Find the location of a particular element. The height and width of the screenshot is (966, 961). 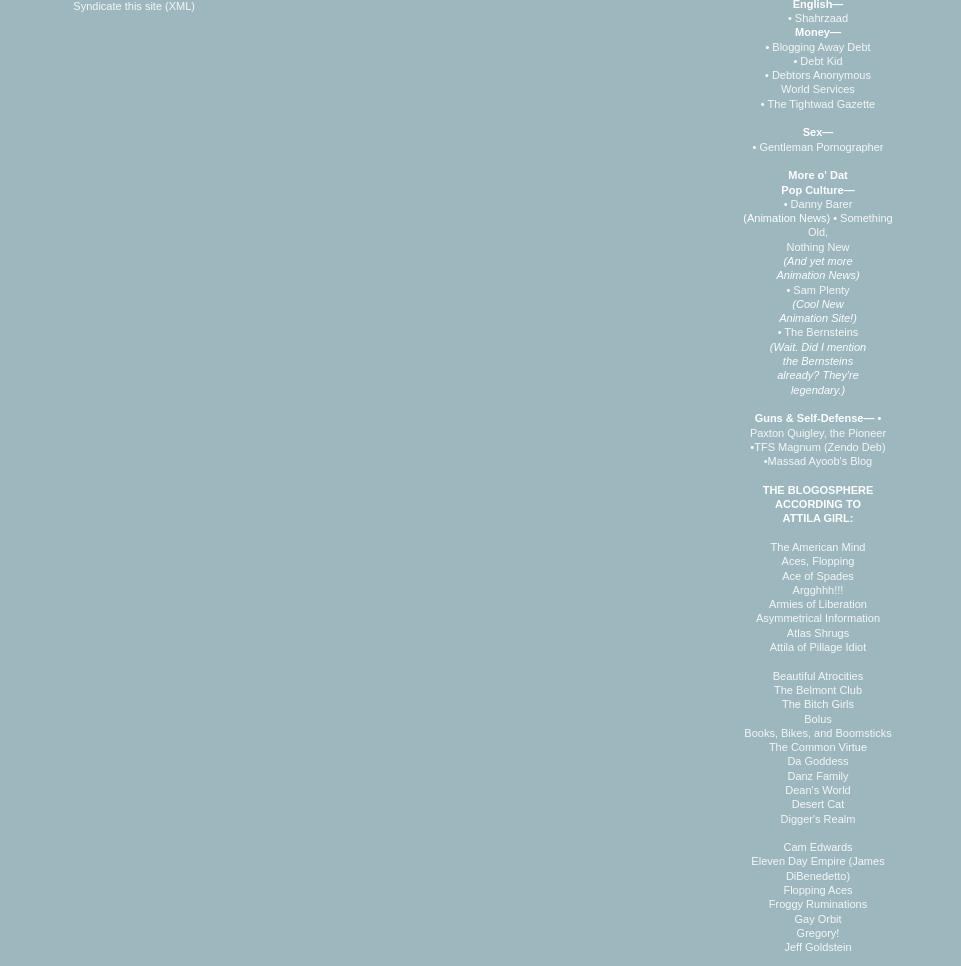

'Flopping Aces' is located at coordinates (782, 889).